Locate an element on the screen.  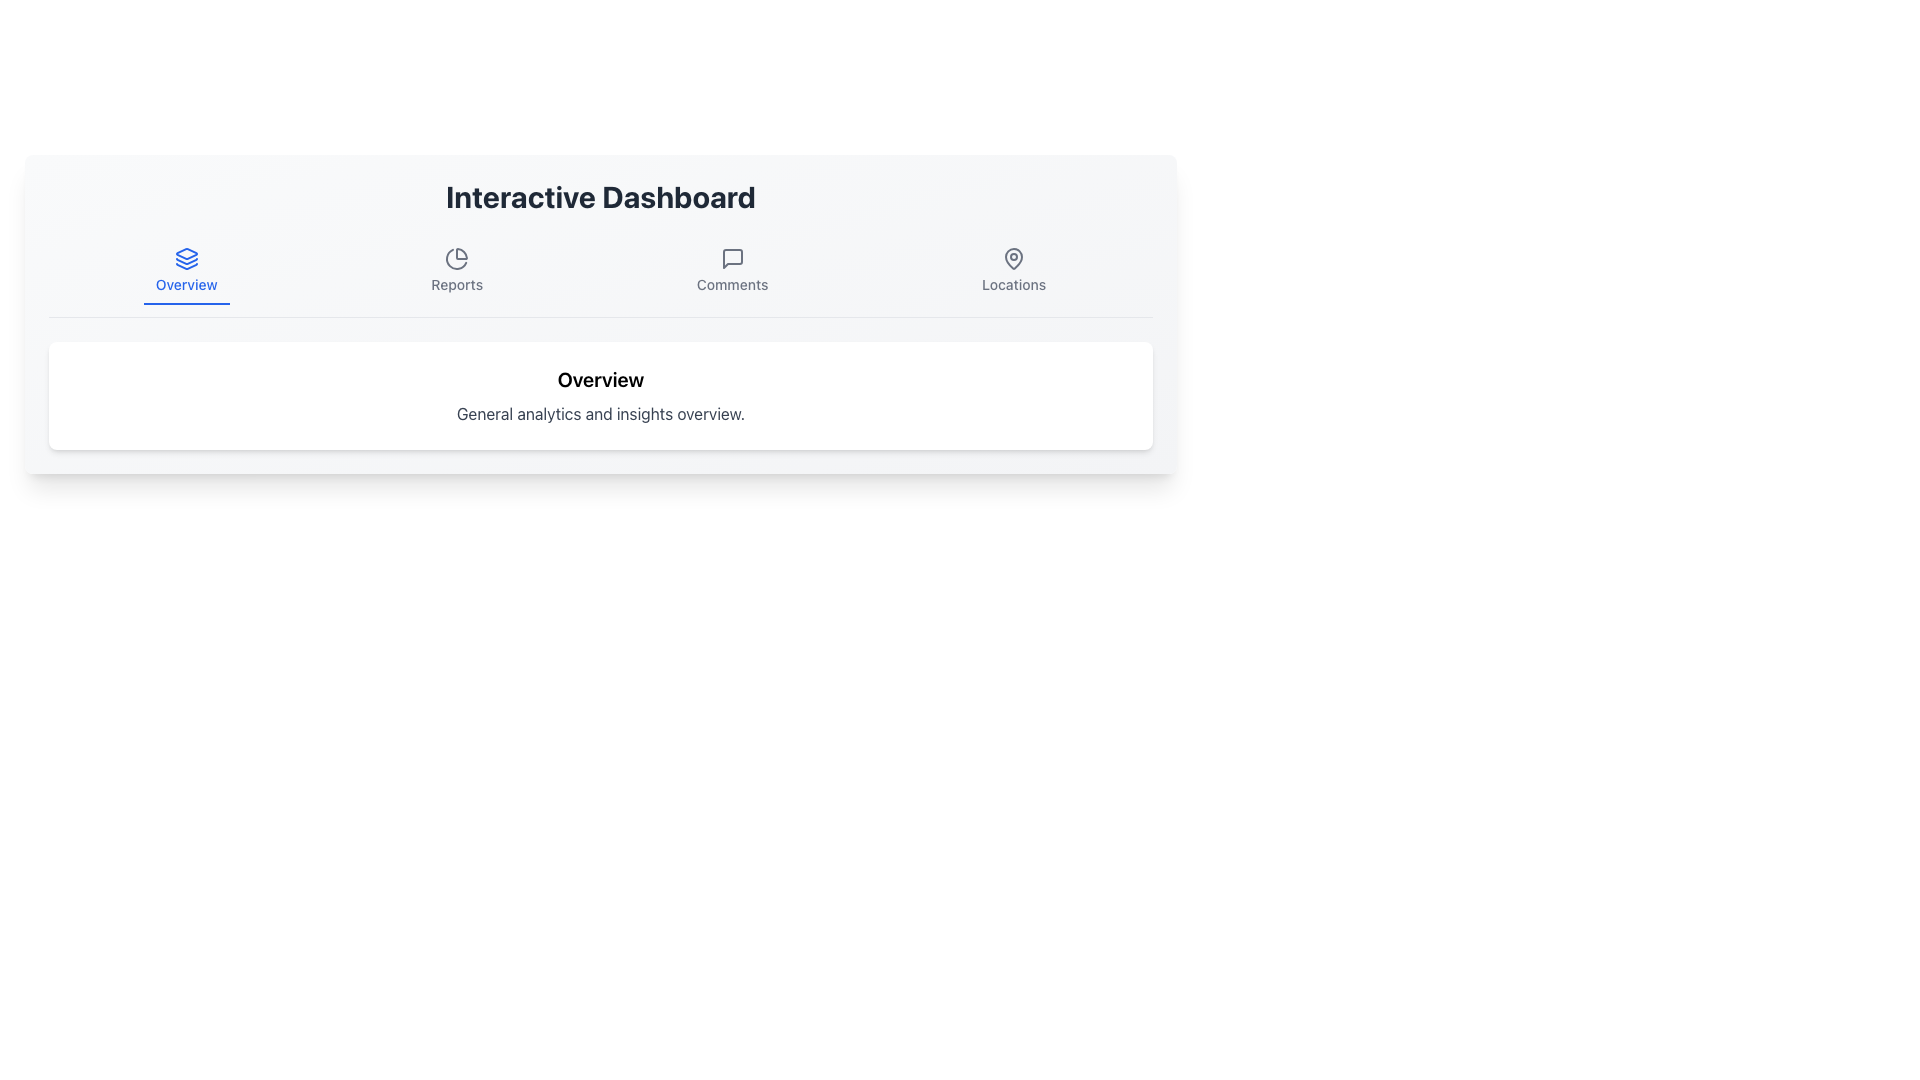
the button with a map pin icon and 'Locations' text is located at coordinates (1014, 272).